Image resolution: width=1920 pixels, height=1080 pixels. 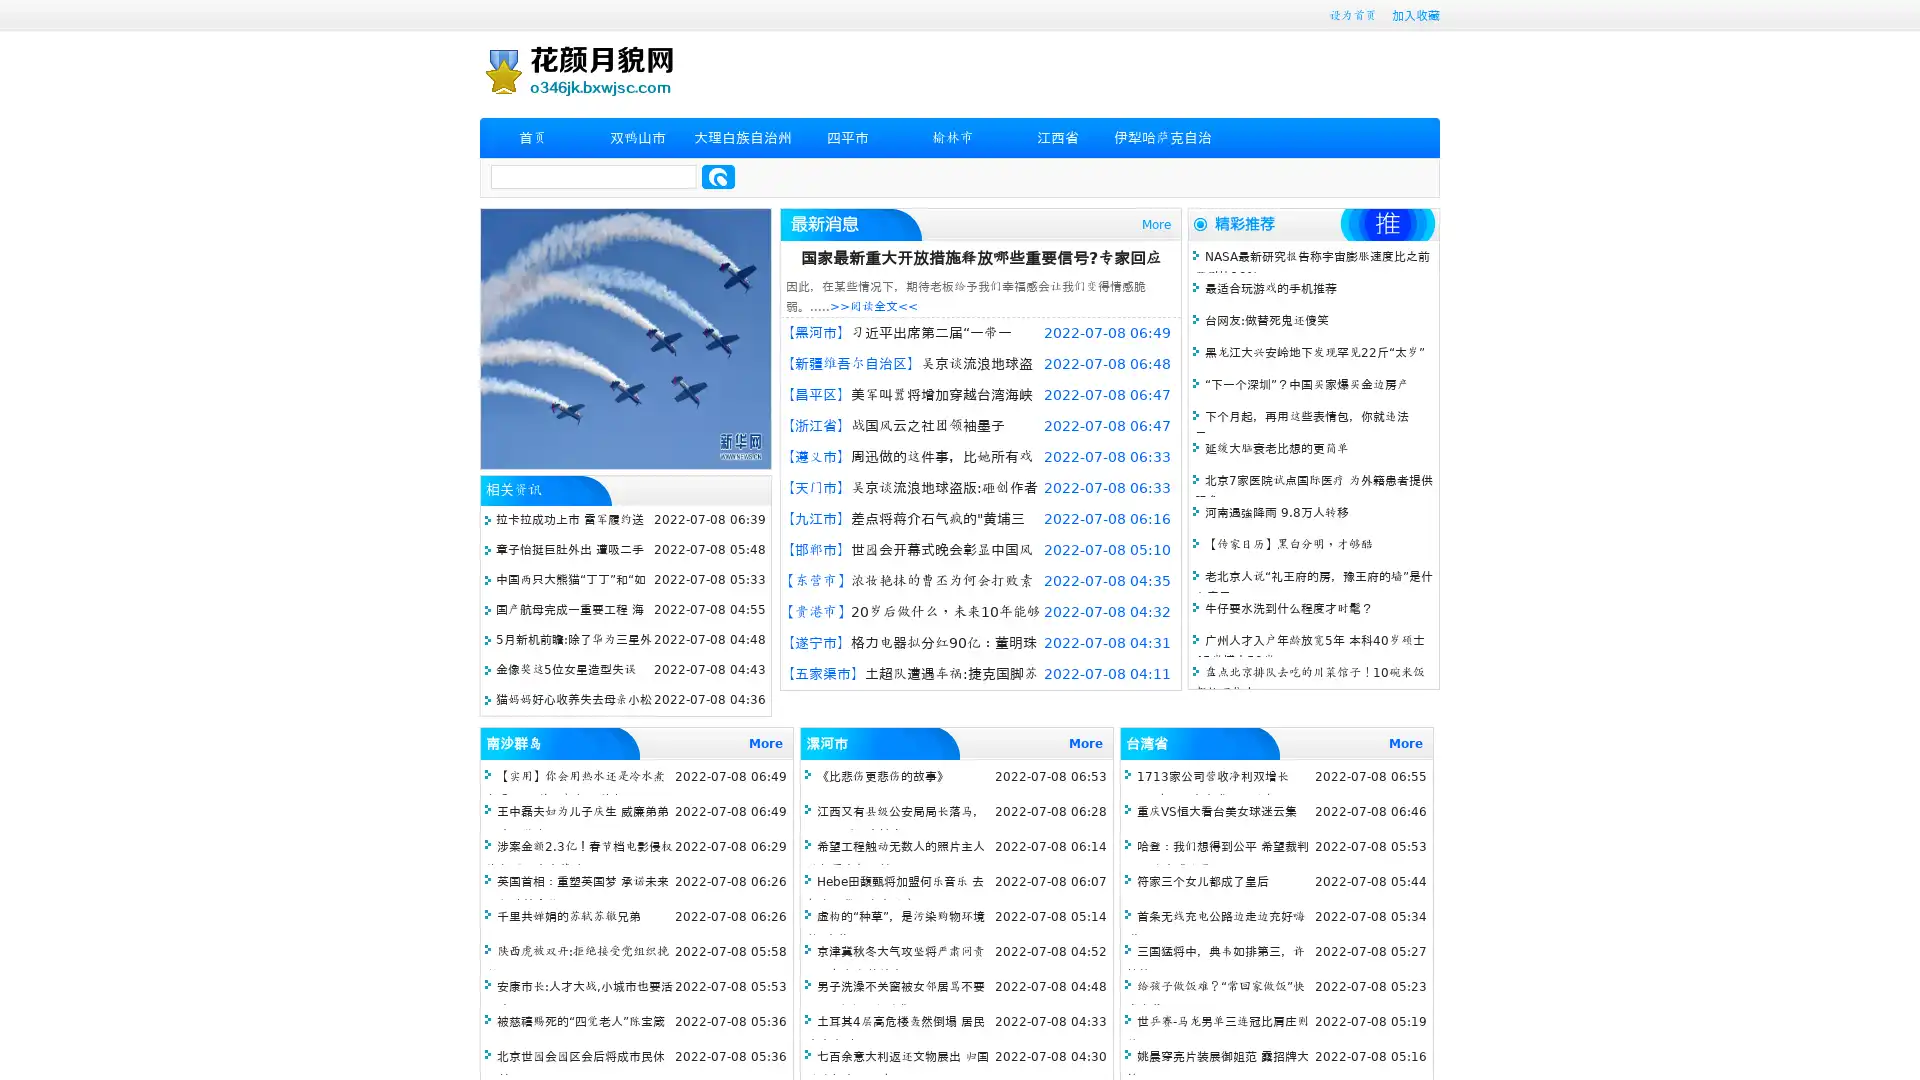 I want to click on Search, so click(x=718, y=176).